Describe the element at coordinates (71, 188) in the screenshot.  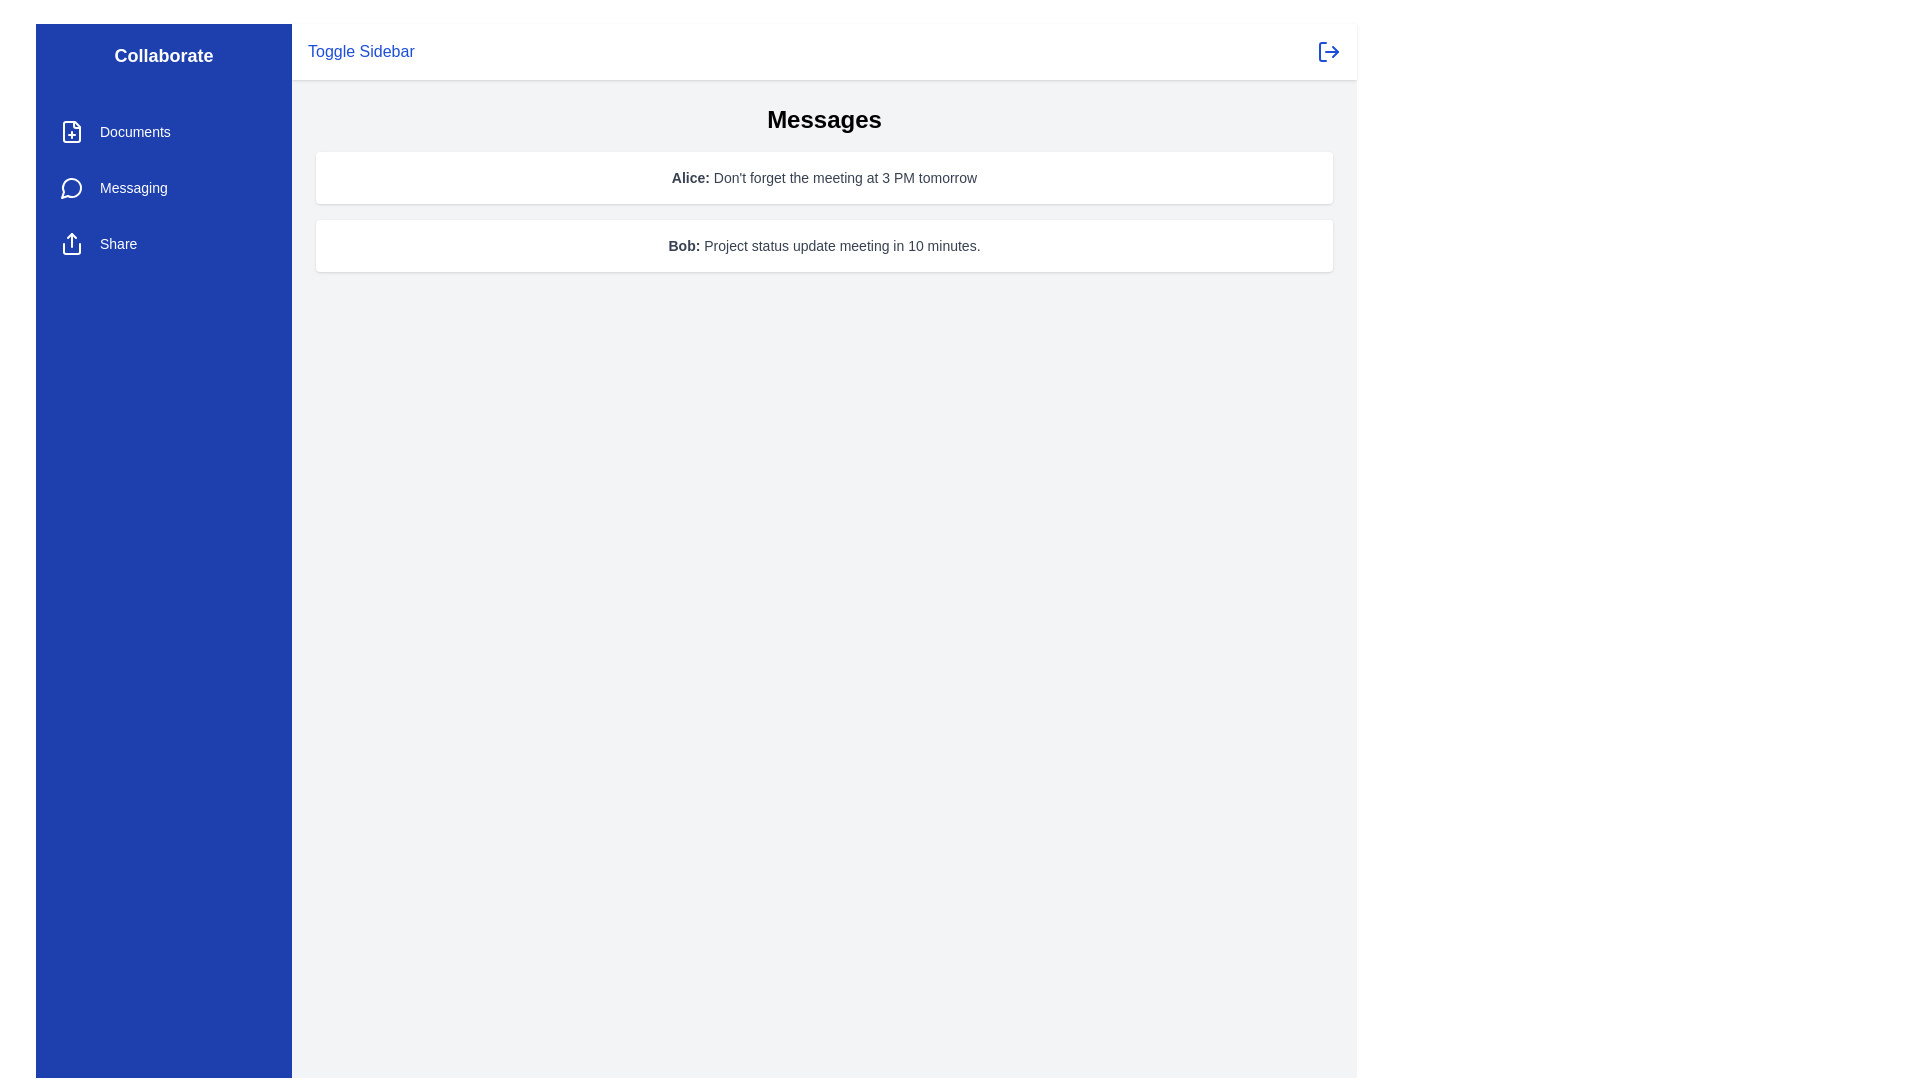
I see `the Speech Bubble icon in the blue sidebar` at that location.